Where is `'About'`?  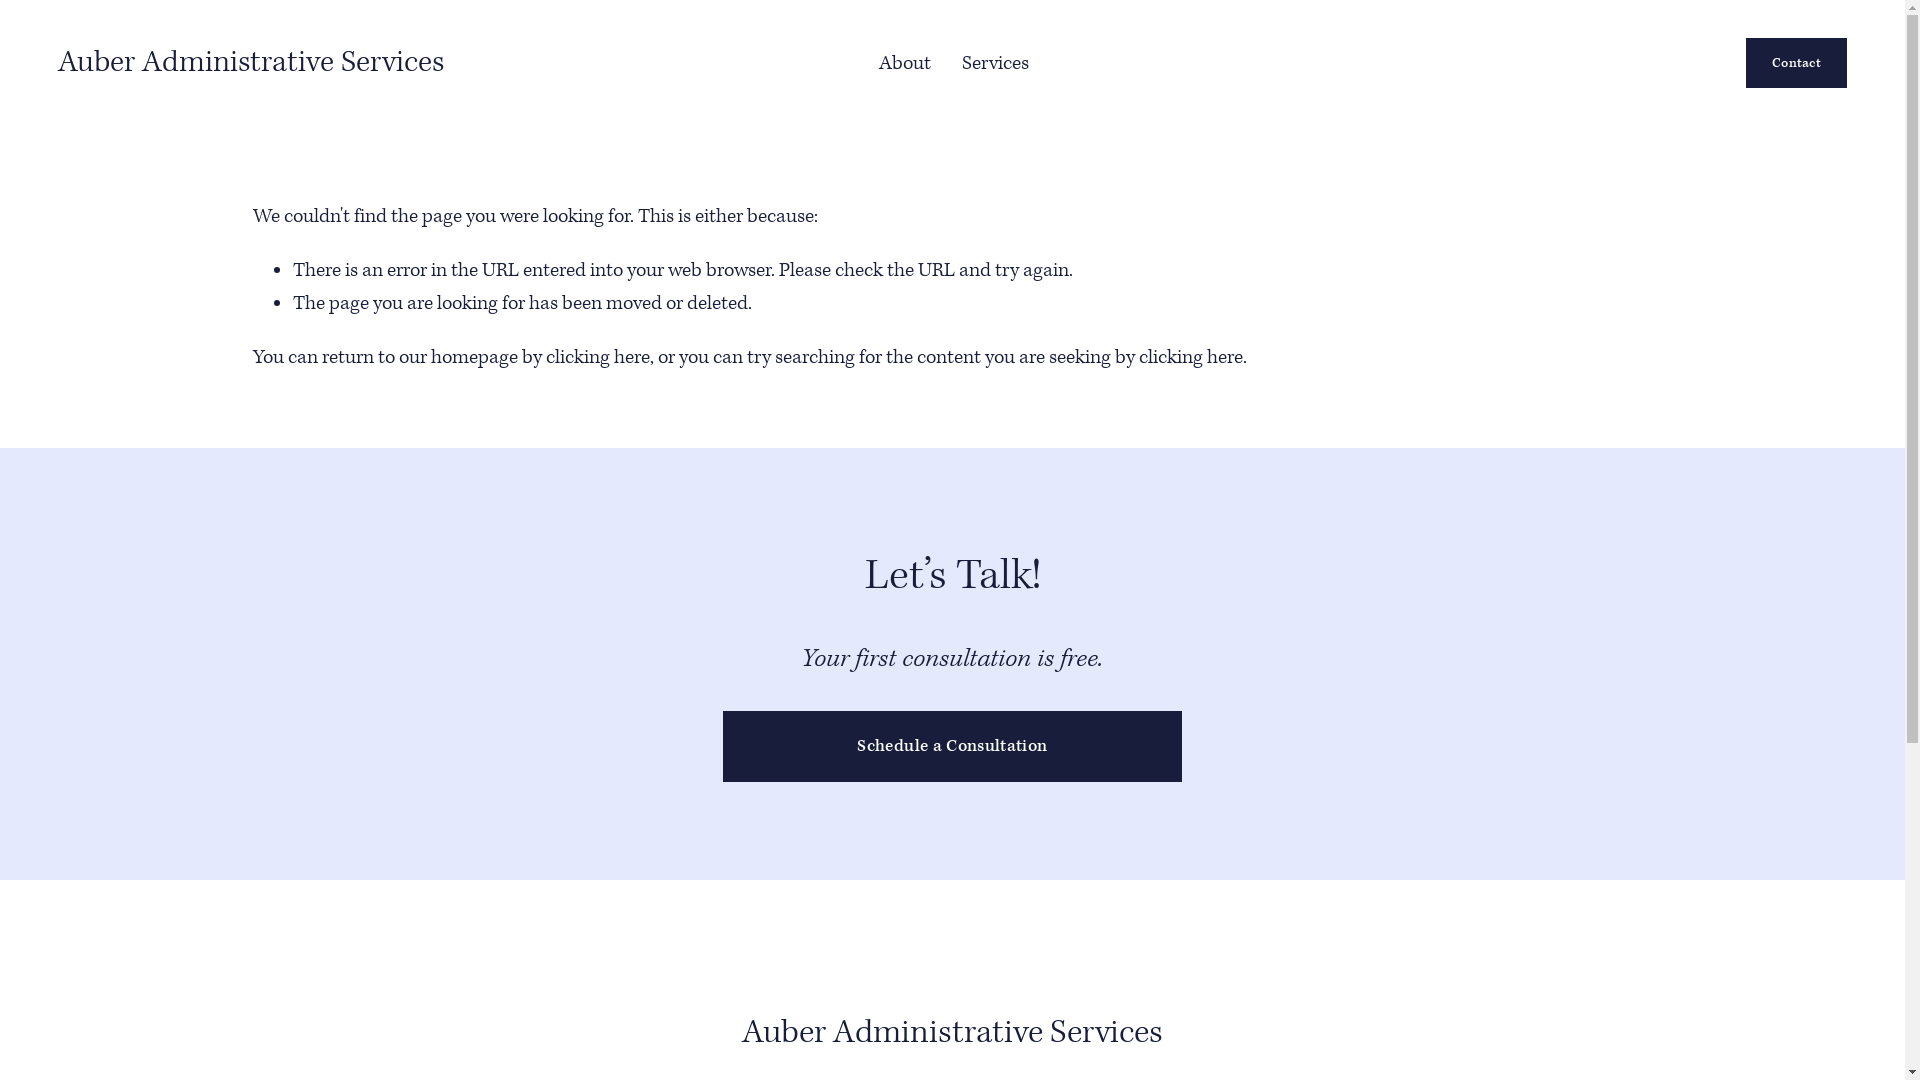 'About' is located at coordinates (904, 61).